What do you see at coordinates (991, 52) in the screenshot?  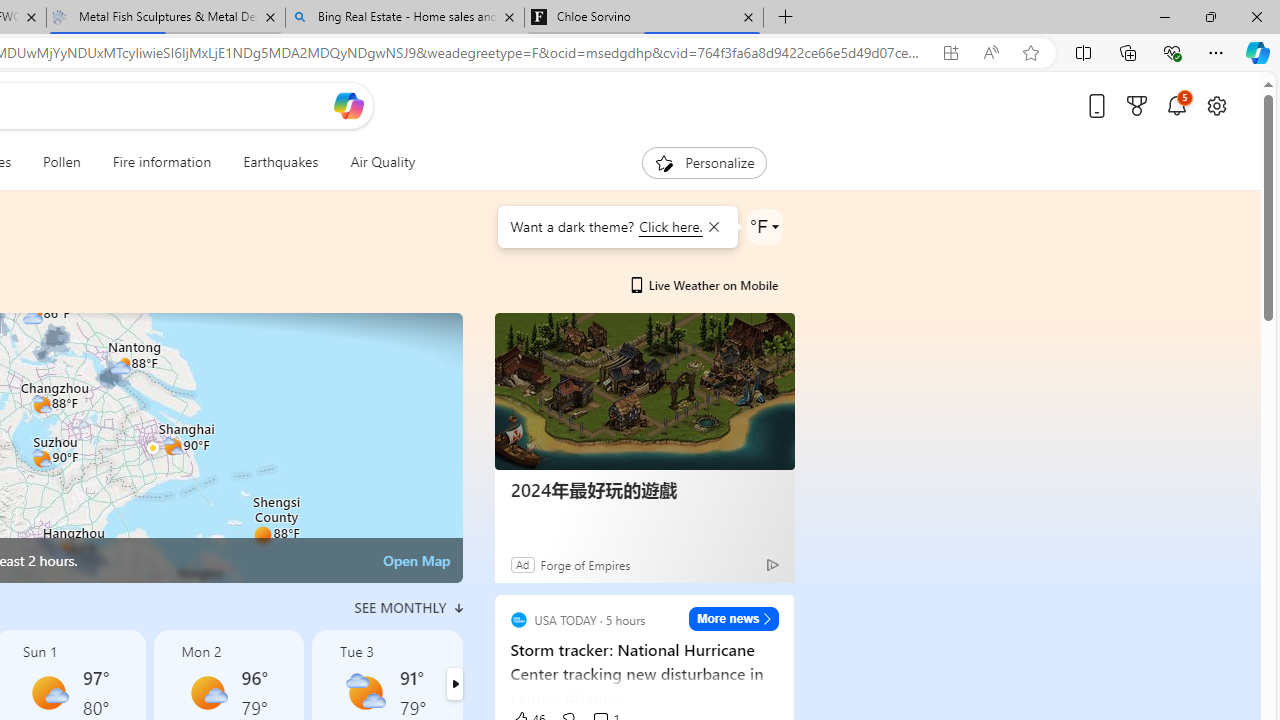 I see `'Read aloud this page (Ctrl+Shift+U)'` at bounding box center [991, 52].